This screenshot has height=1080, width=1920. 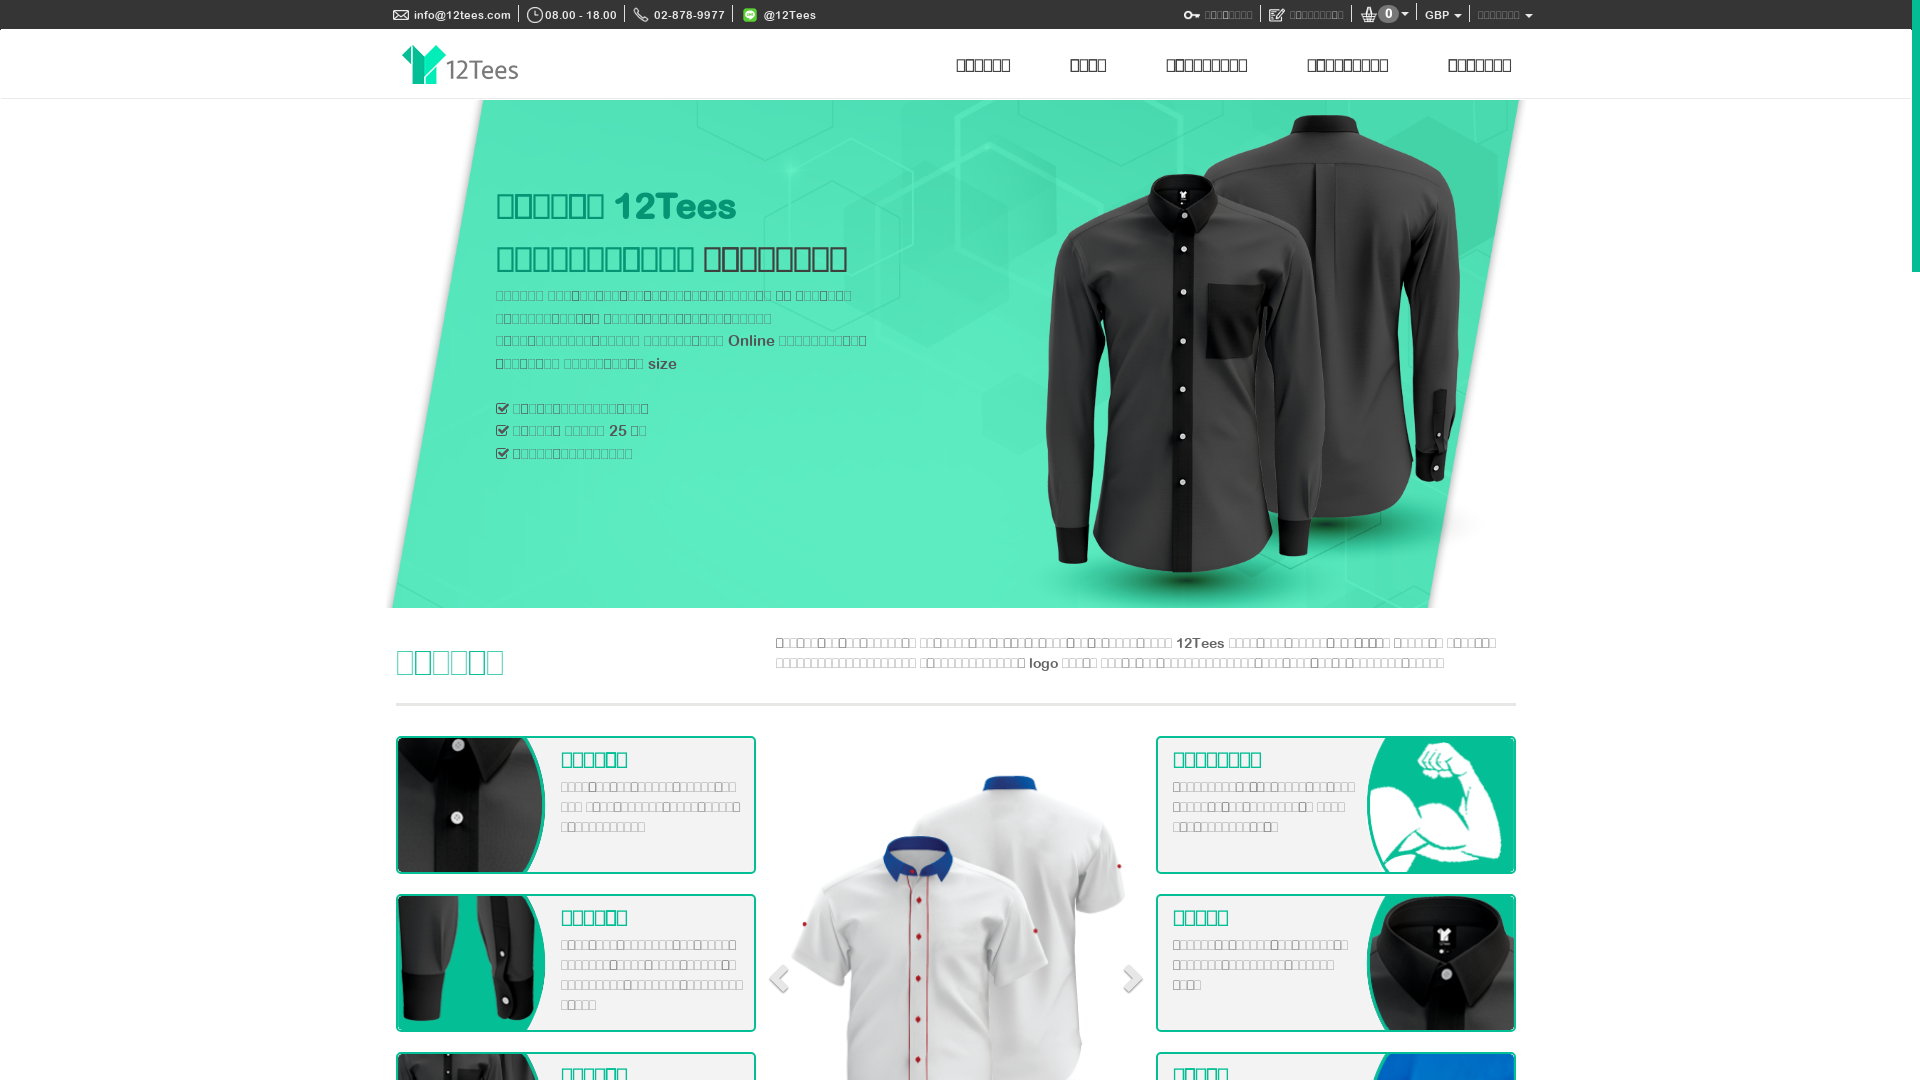 What do you see at coordinates (777, 15) in the screenshot?
I see `'@12Tees'` at bounding box center [777, 15].